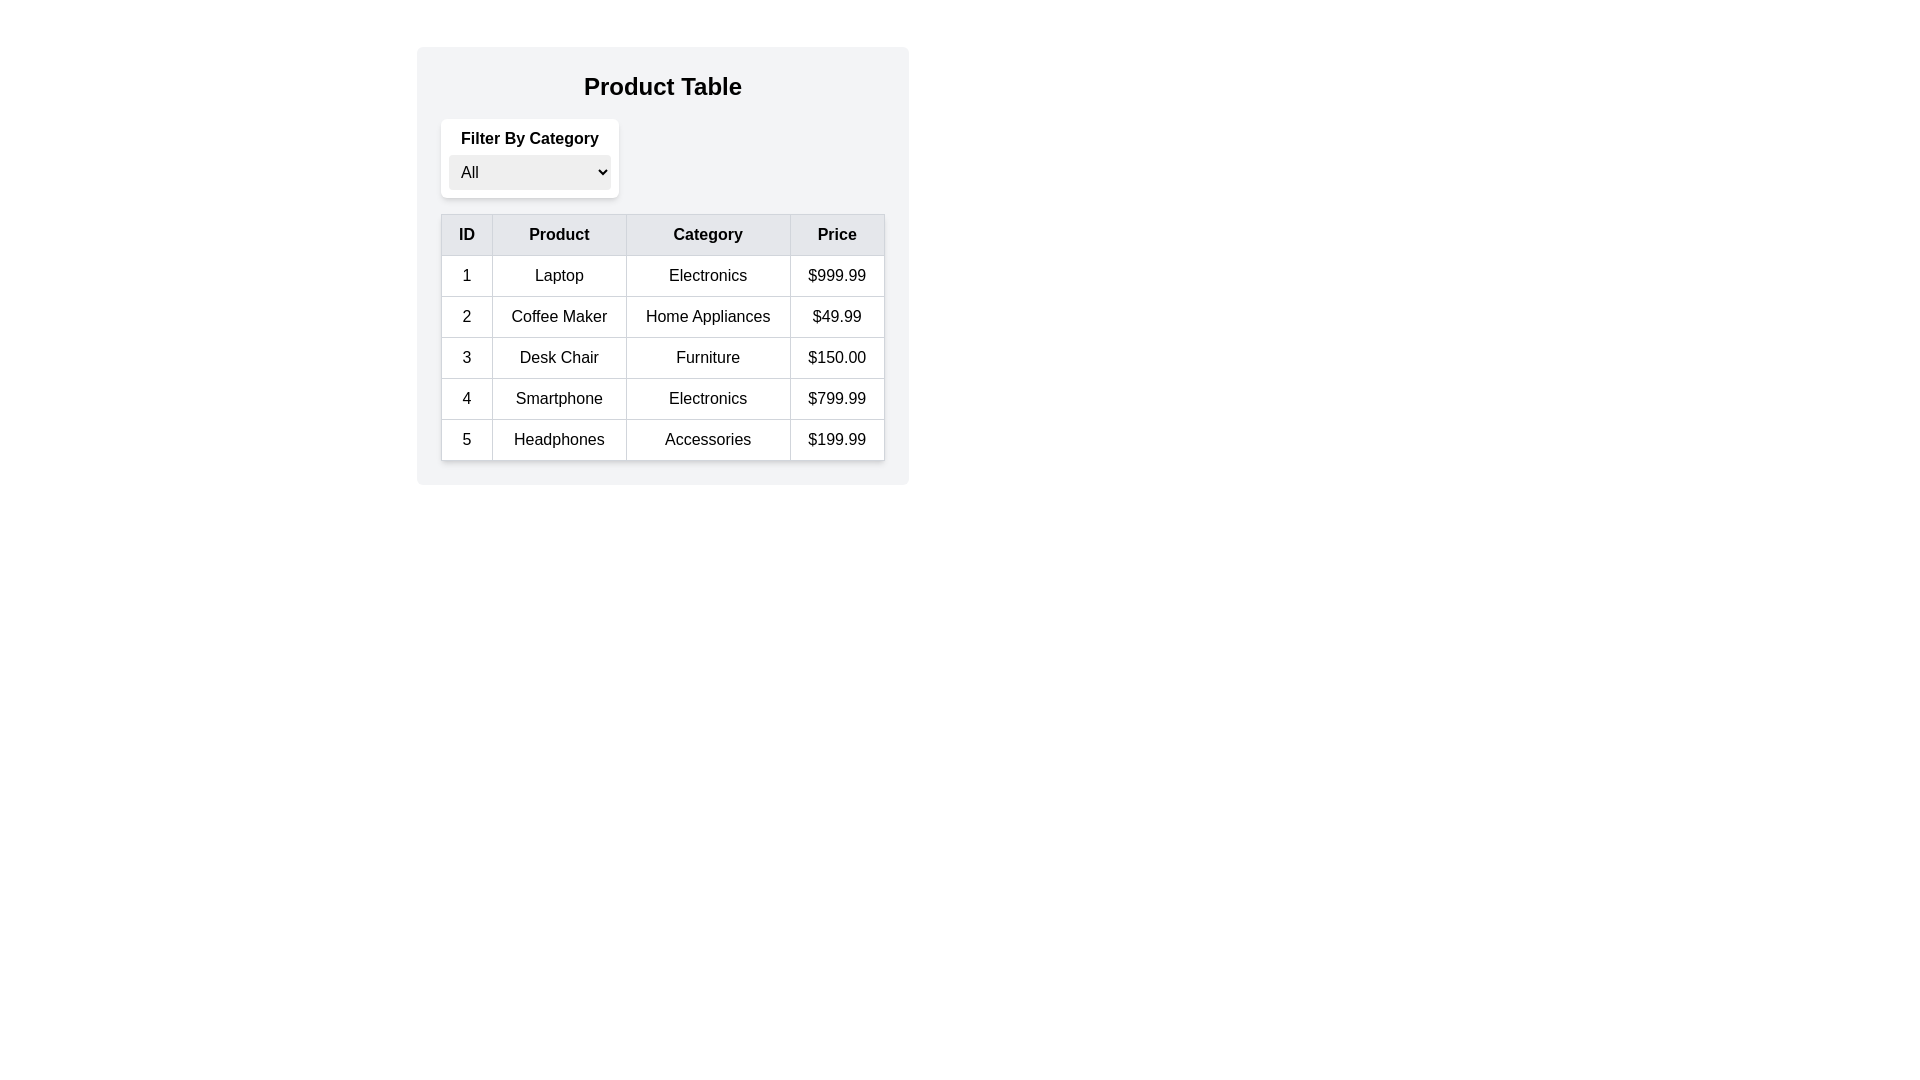 The image size is (1920, 1080). I want to click on the category, name, so click(662, 438).